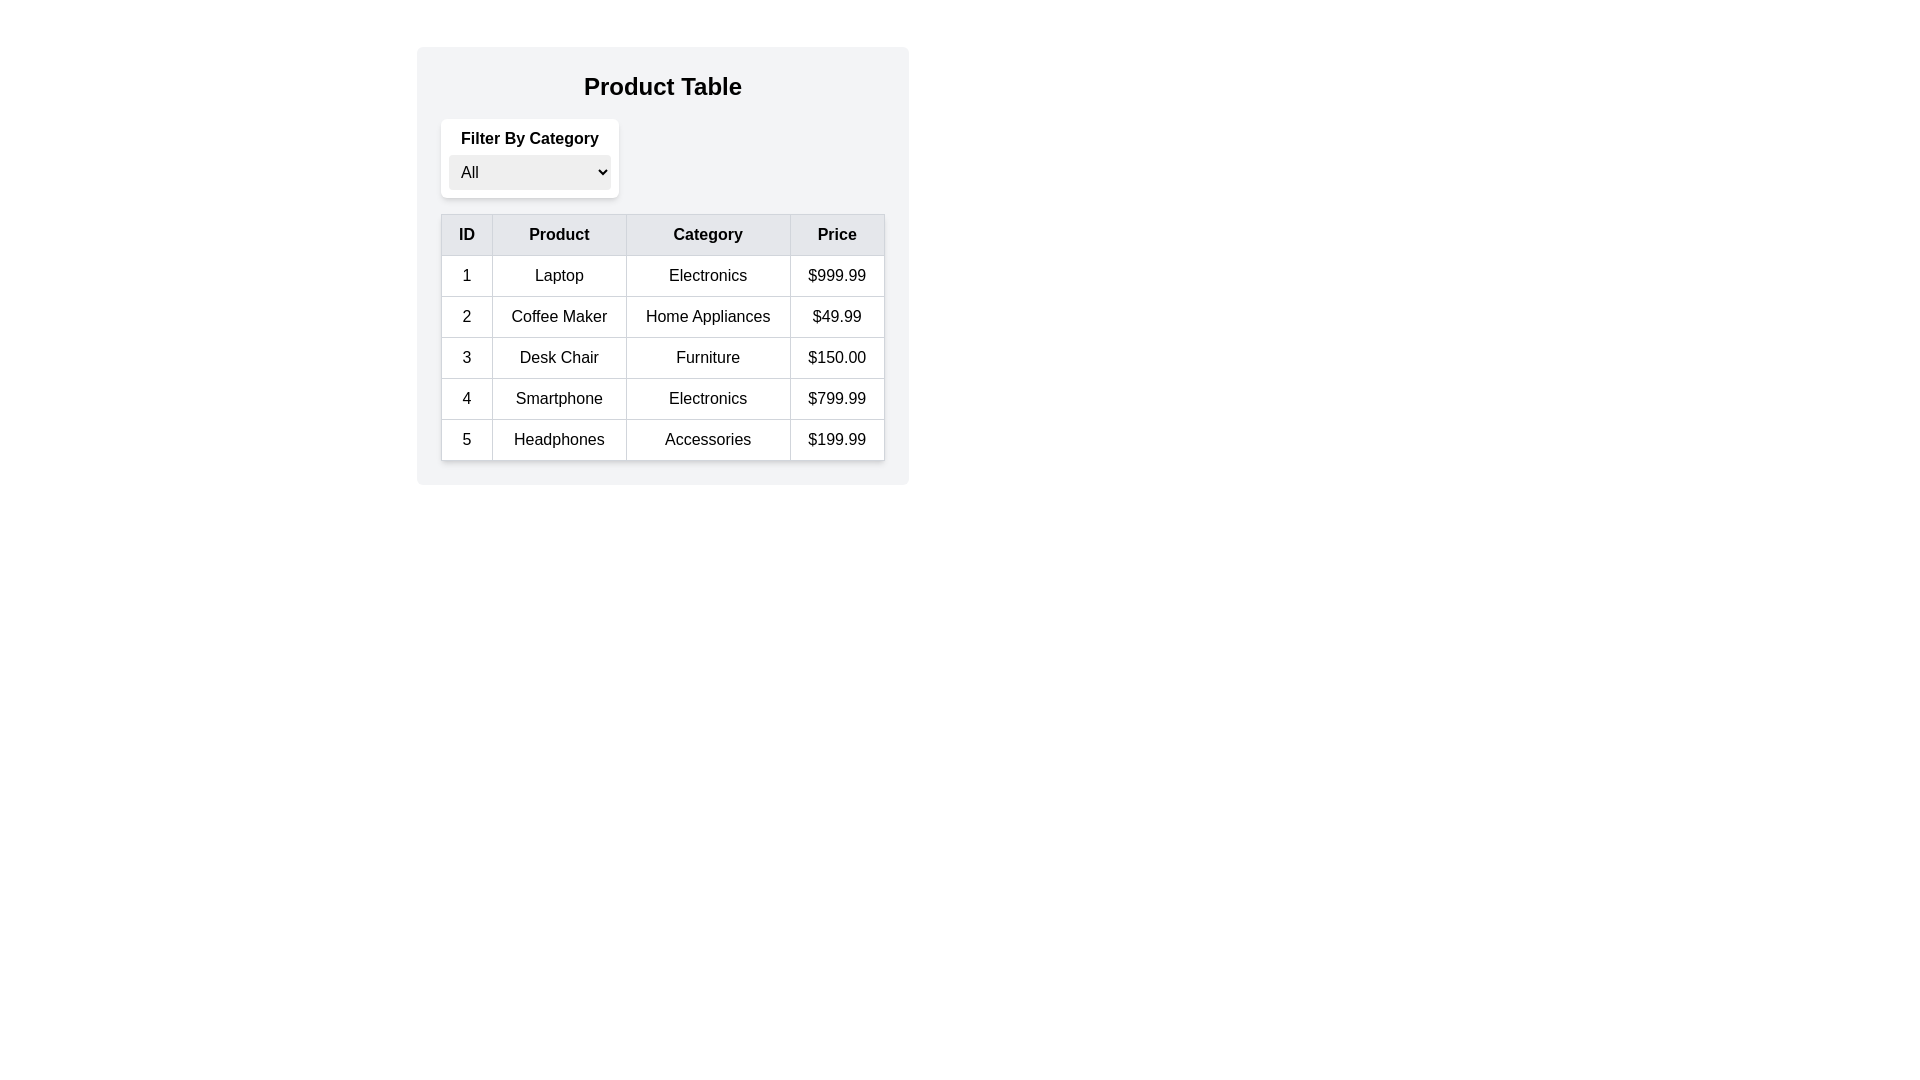 The image size is (1920, 1080). I want to click on the category, name, so click(662, 438).